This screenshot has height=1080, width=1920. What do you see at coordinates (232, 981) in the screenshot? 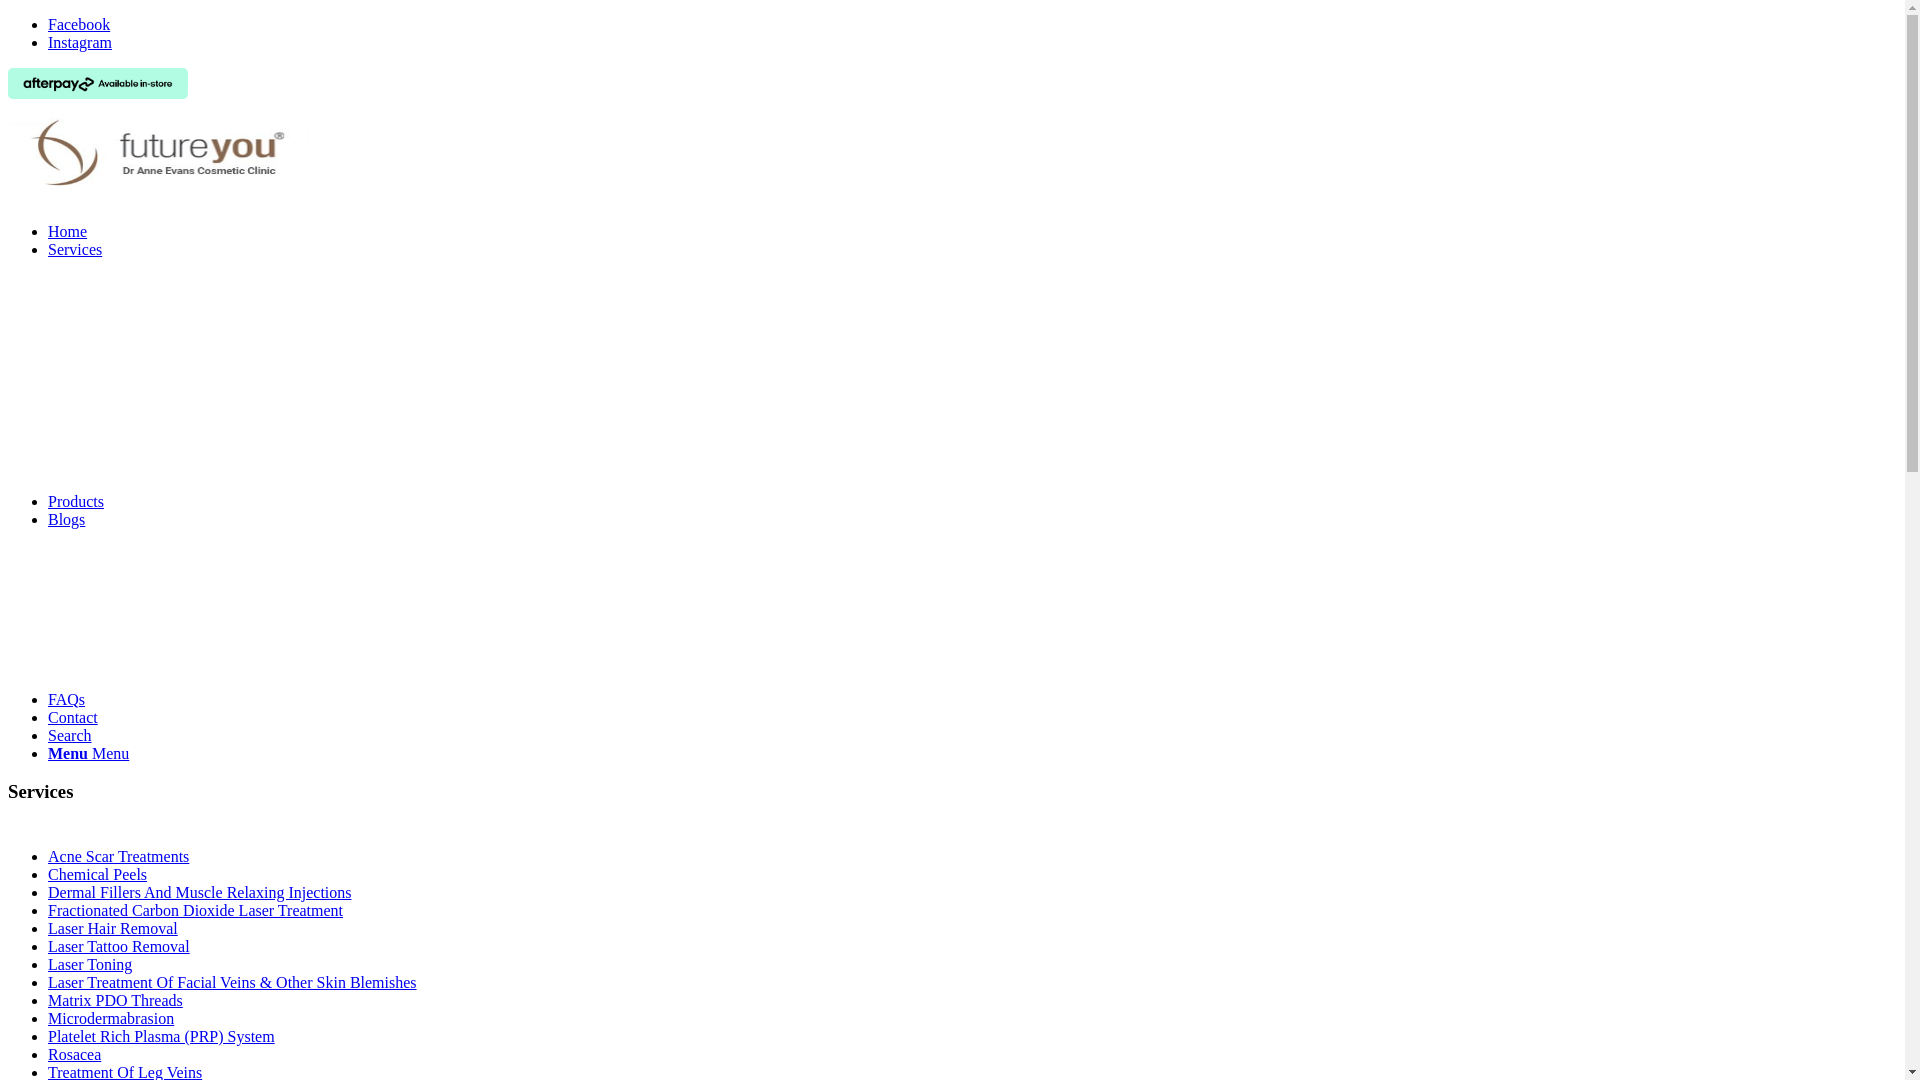
I see `'Laser Treatment Of Facial Veins & Other Skin Blemishes'` at bounding box center [232, 981].